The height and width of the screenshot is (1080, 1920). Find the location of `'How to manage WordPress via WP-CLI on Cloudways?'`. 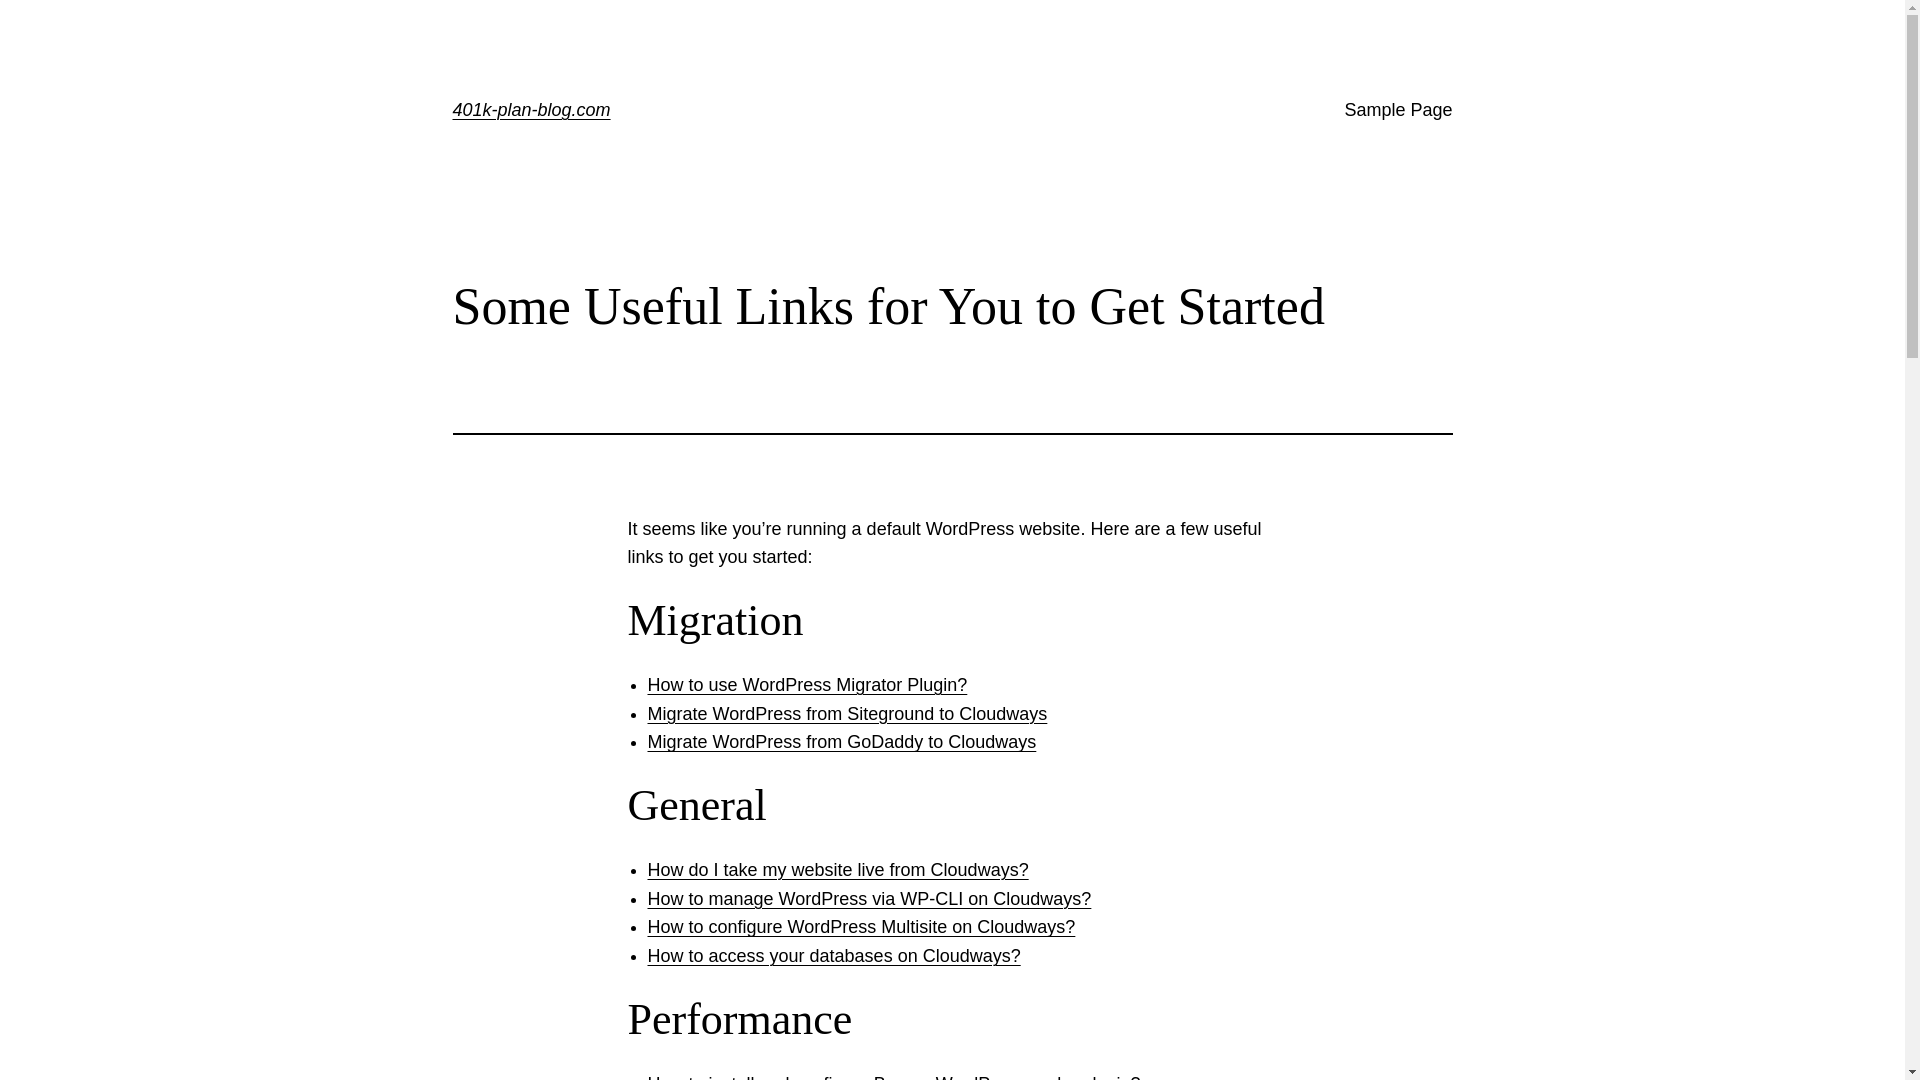

'How to manage WordPress via WP-CLI on Cloudways?' is located at coordinates (869, 897).